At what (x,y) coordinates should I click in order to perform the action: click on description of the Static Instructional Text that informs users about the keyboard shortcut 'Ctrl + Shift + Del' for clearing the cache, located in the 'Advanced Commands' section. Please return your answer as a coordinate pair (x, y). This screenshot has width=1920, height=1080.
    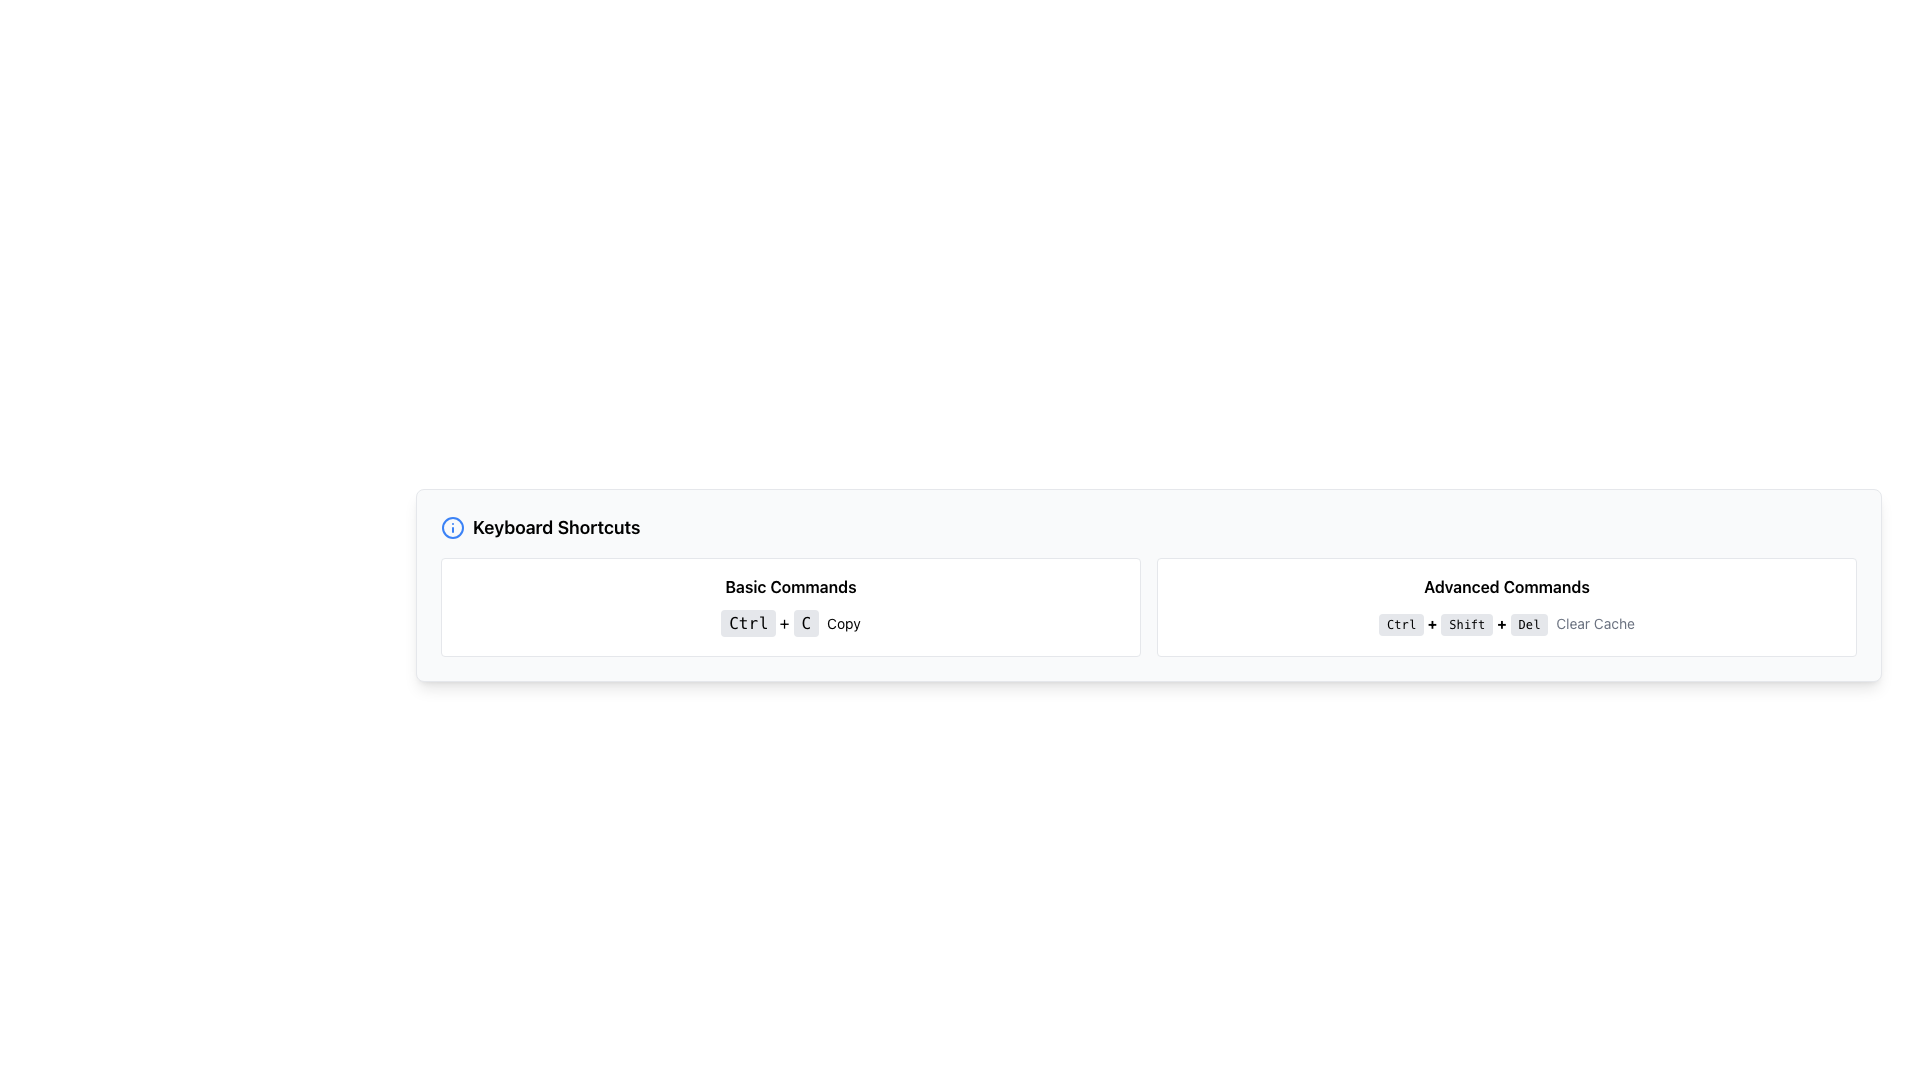
    Looking at the image, I should click on (1507, 622).